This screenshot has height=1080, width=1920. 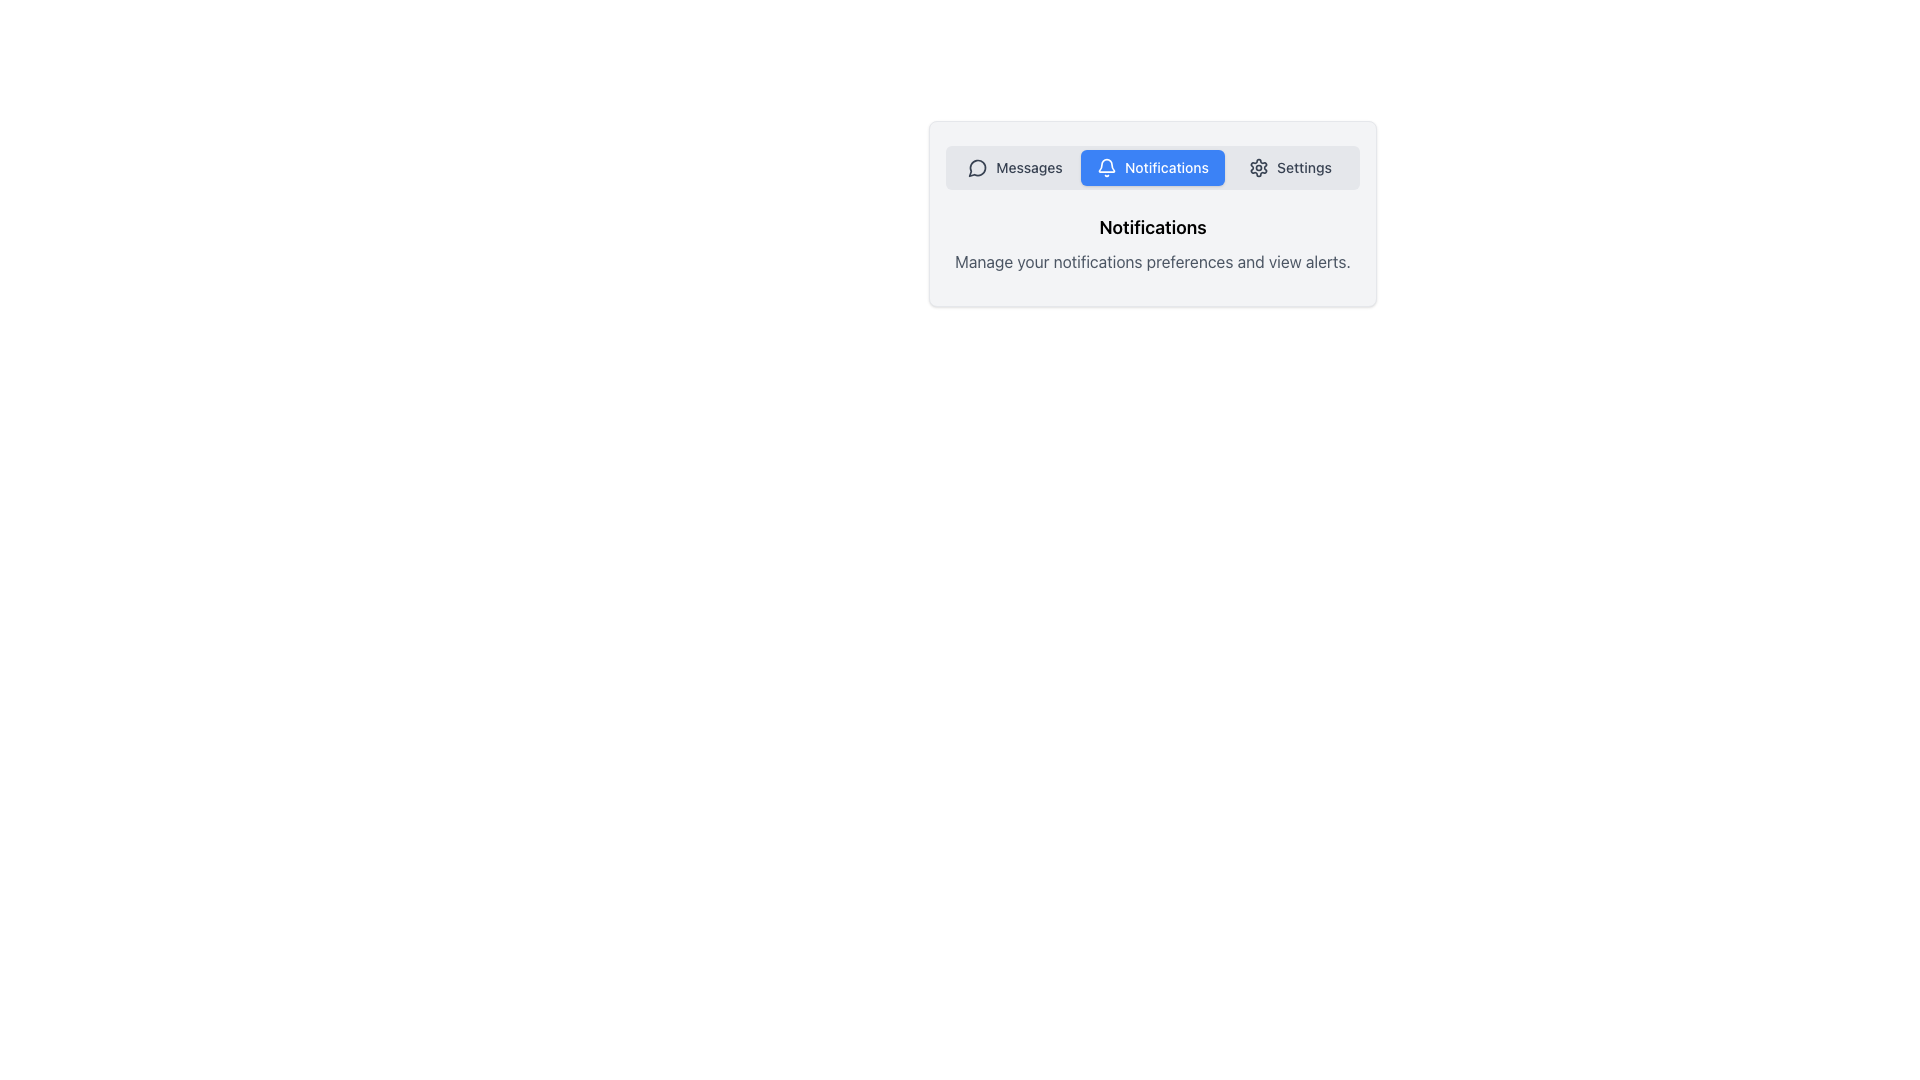 I want to click on the central Text label that serves as the header for the notifications section, so click(x=1152, y=226).